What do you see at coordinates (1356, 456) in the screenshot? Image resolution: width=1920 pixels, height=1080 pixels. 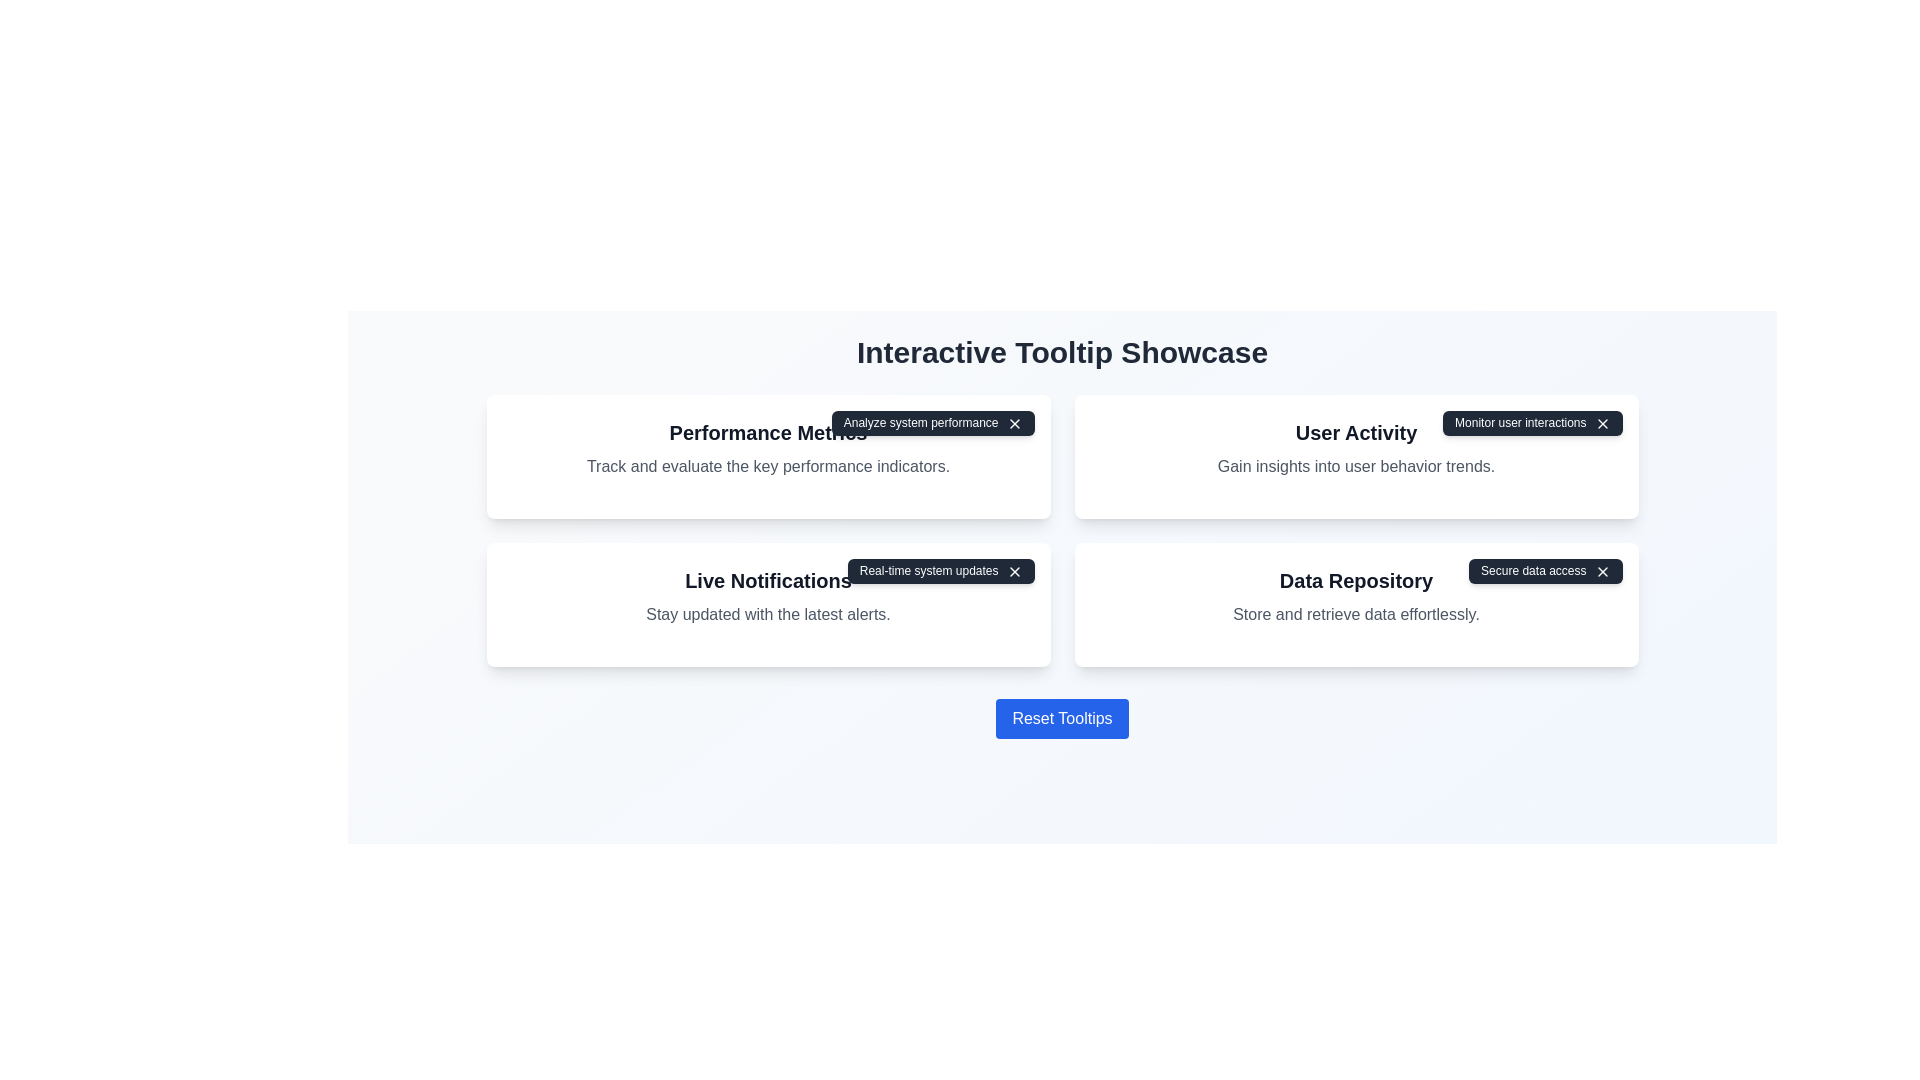 I see `the Information card that provides summarized insights into user activity, located in the top-right quadrant of the 2x2 grid layout` at bounding box center [1356, 456].